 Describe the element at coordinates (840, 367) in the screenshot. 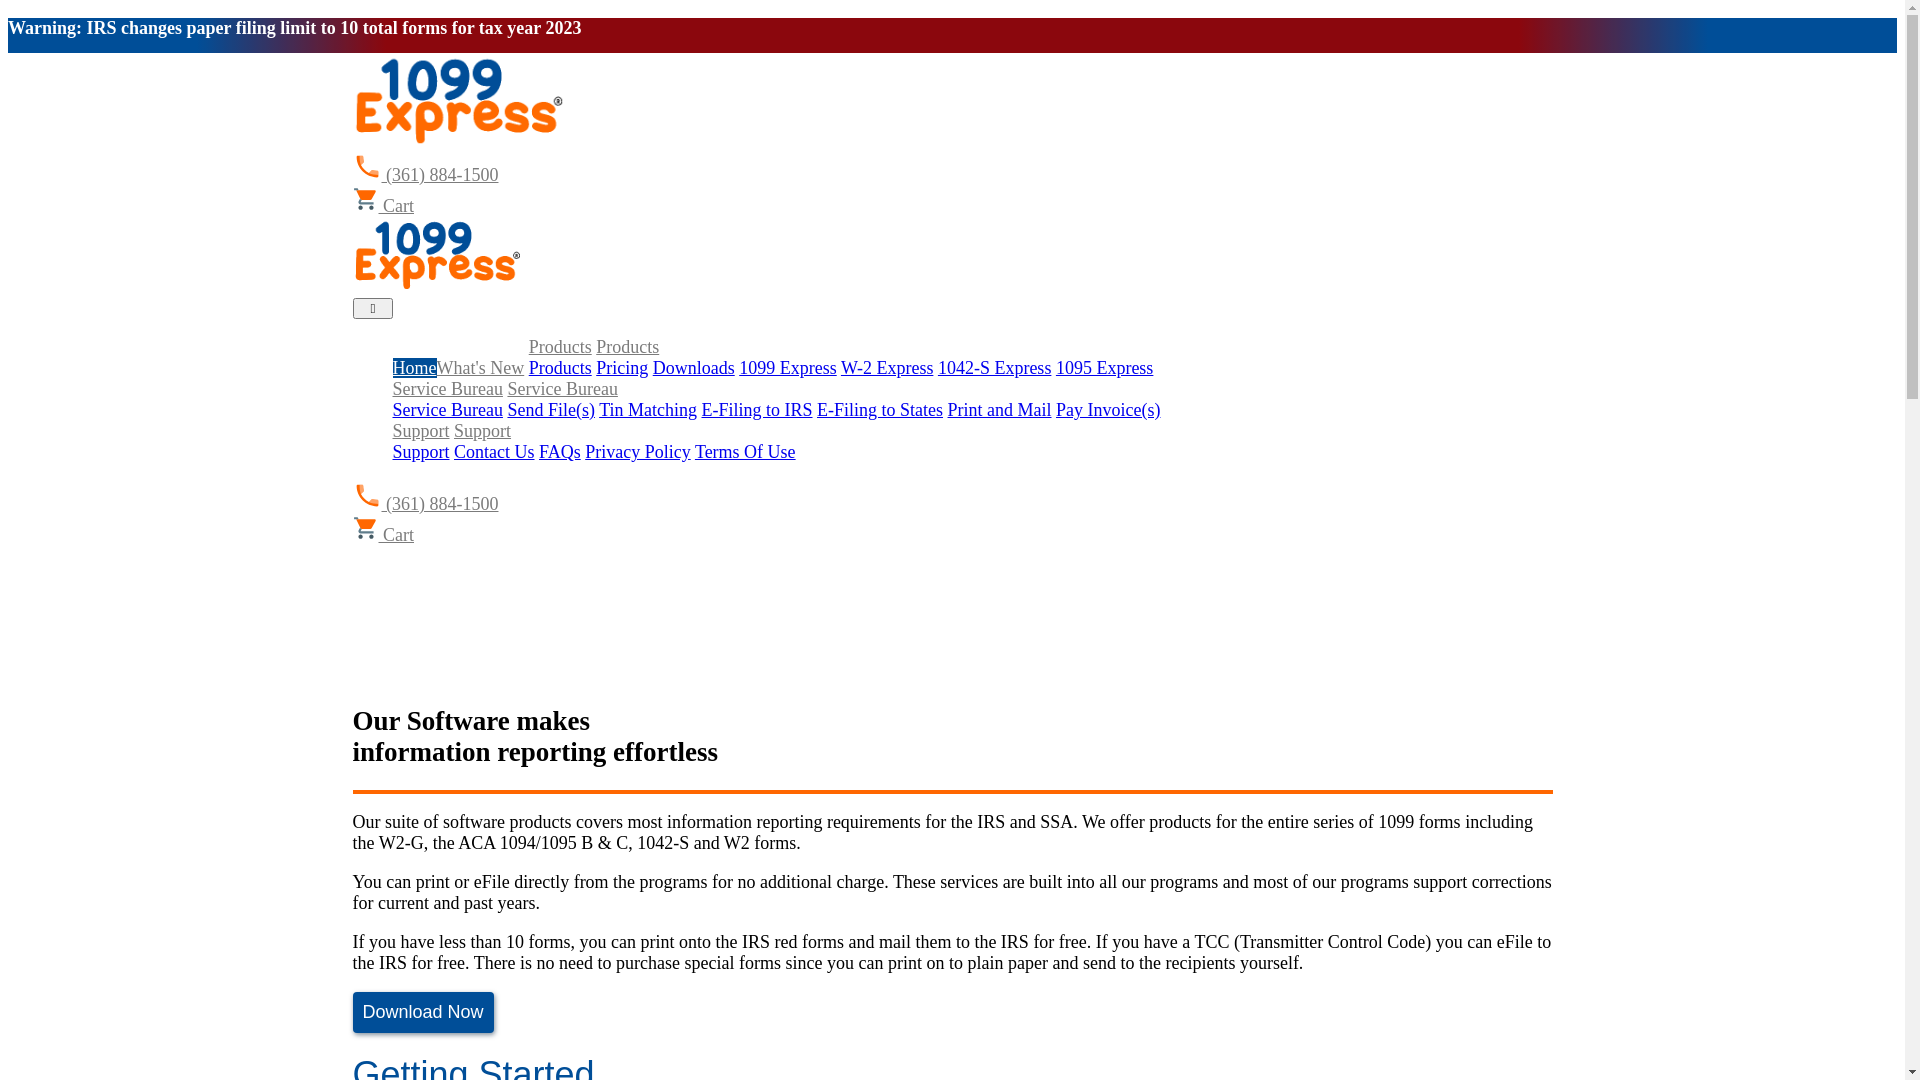

I see `'W-2 Express'` at that location.